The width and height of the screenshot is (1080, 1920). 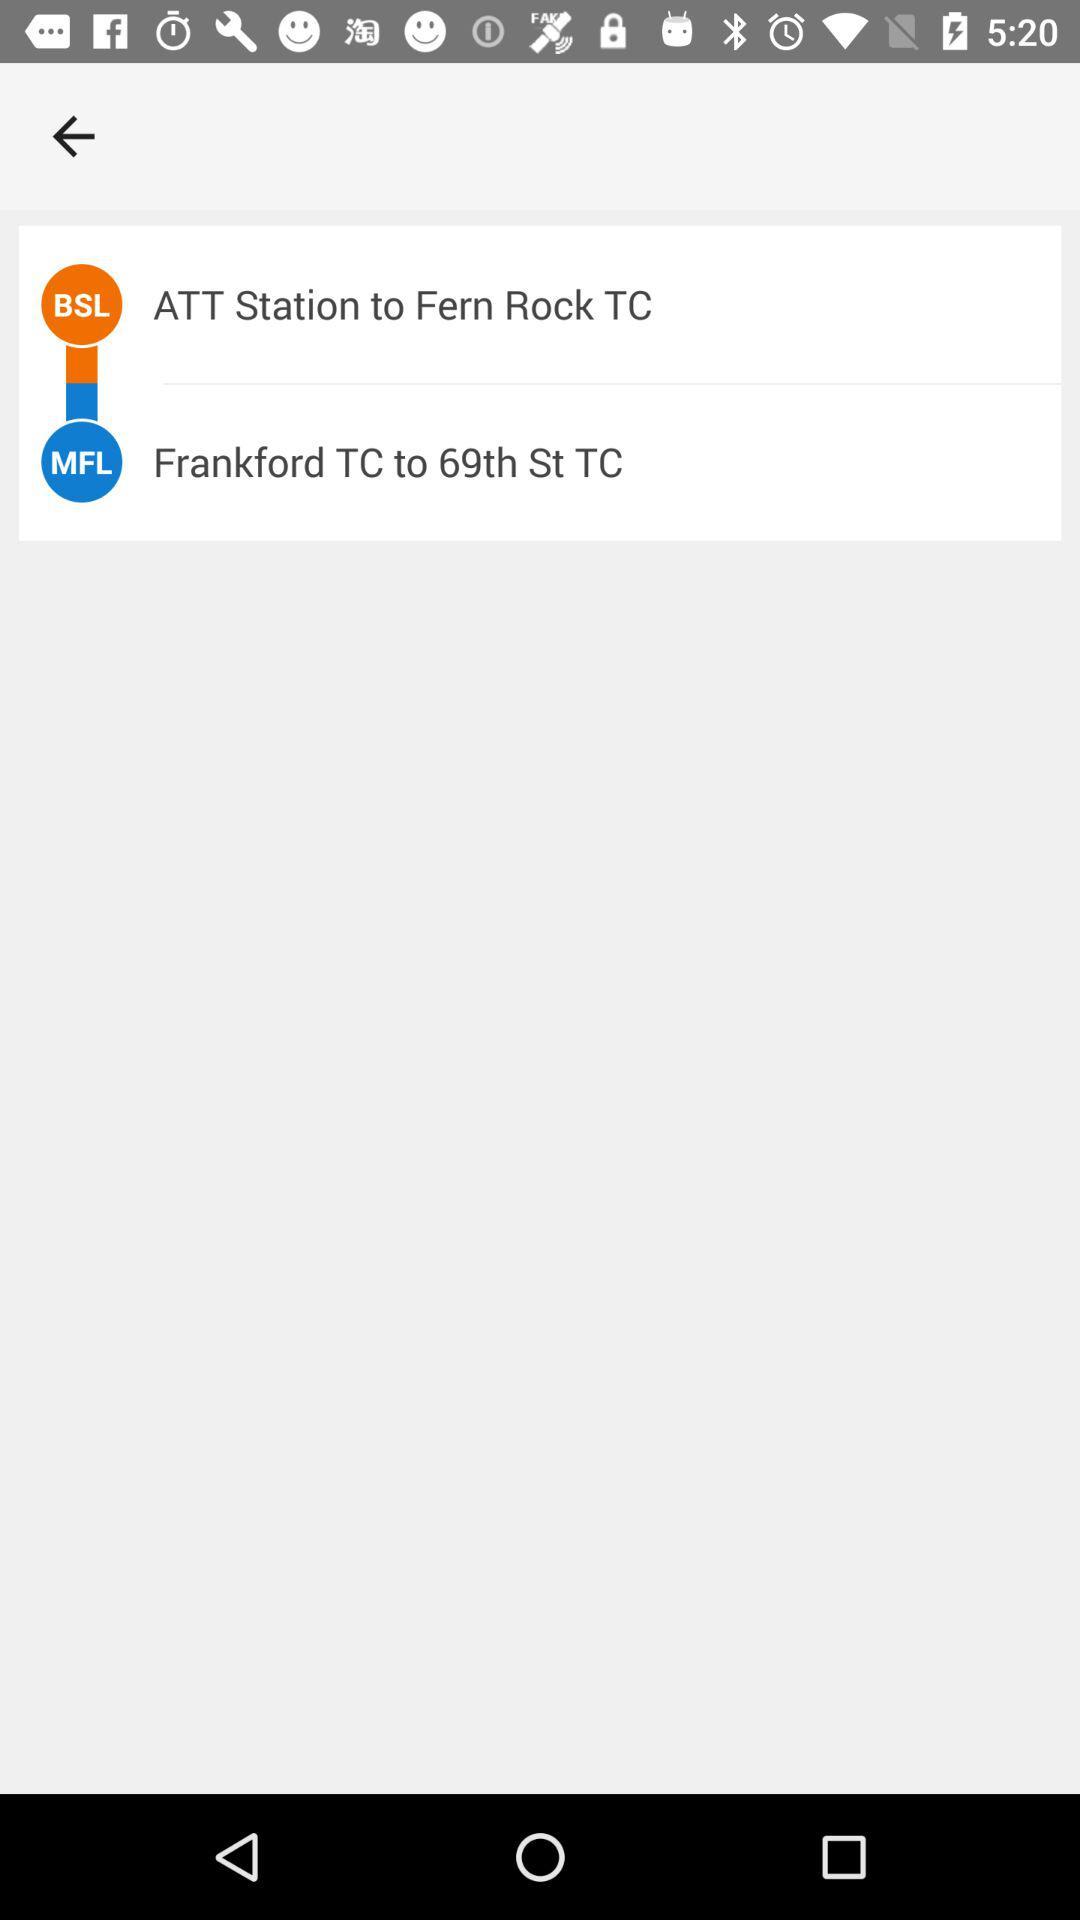 I want to click on icon to the left of the frankford tc to icon, so click(x=80, y=460).